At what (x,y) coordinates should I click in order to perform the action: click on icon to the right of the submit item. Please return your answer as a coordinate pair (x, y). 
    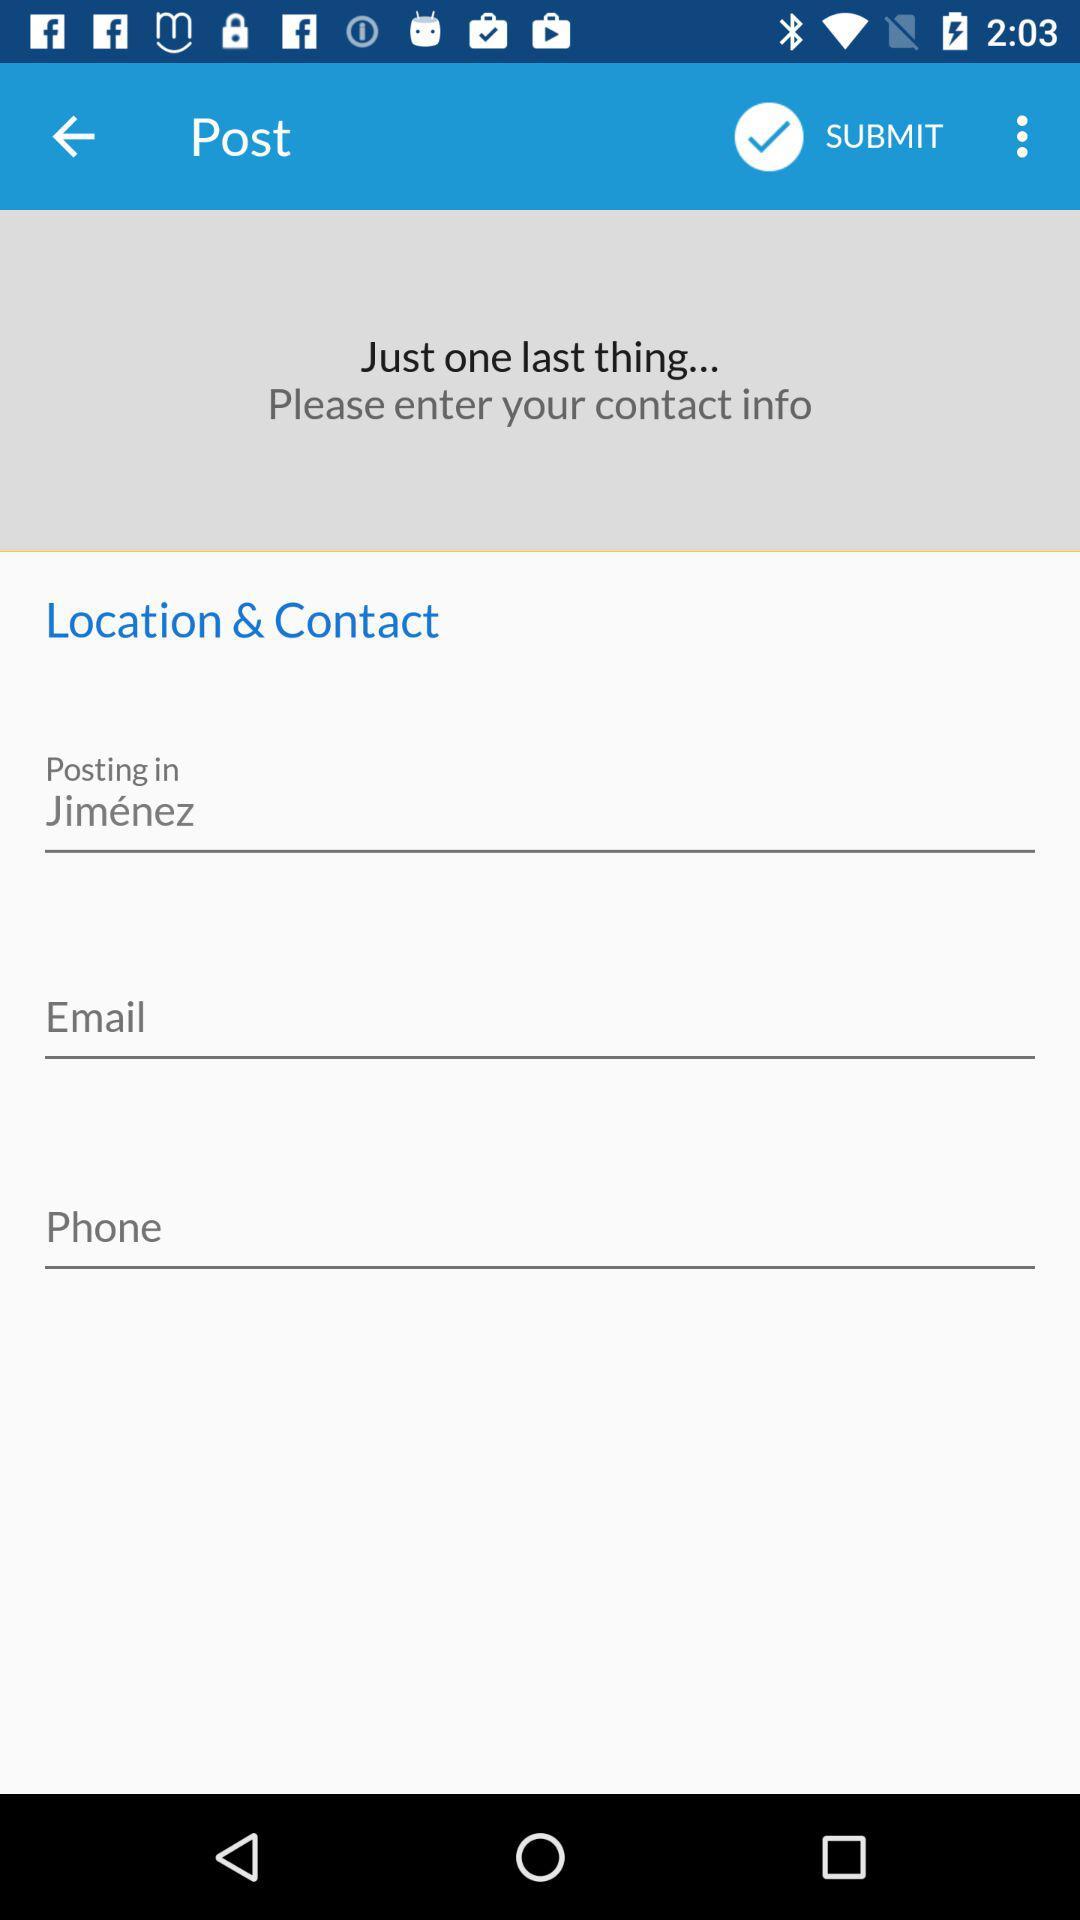
    Looking at the image, I should click on (1027, 135).